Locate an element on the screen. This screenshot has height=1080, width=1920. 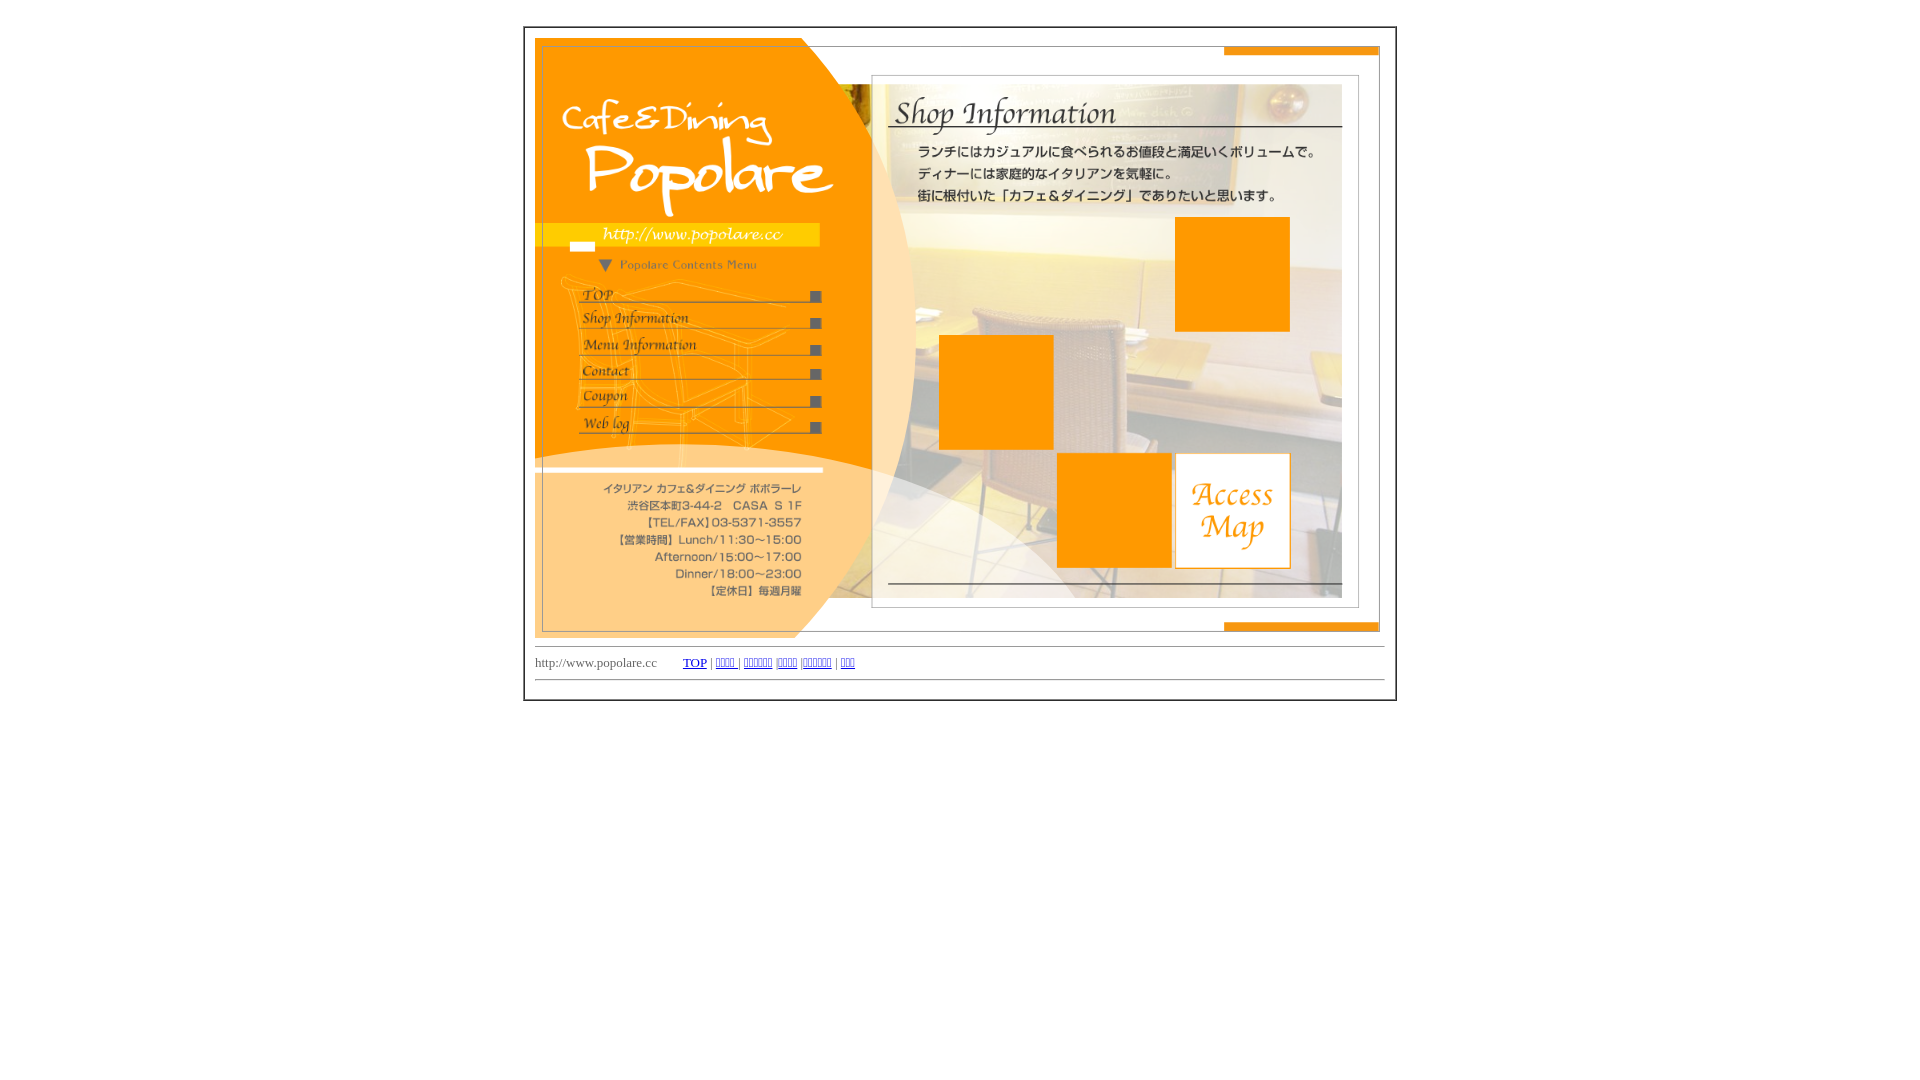
'TOP' is located at coordinates (695, 662).